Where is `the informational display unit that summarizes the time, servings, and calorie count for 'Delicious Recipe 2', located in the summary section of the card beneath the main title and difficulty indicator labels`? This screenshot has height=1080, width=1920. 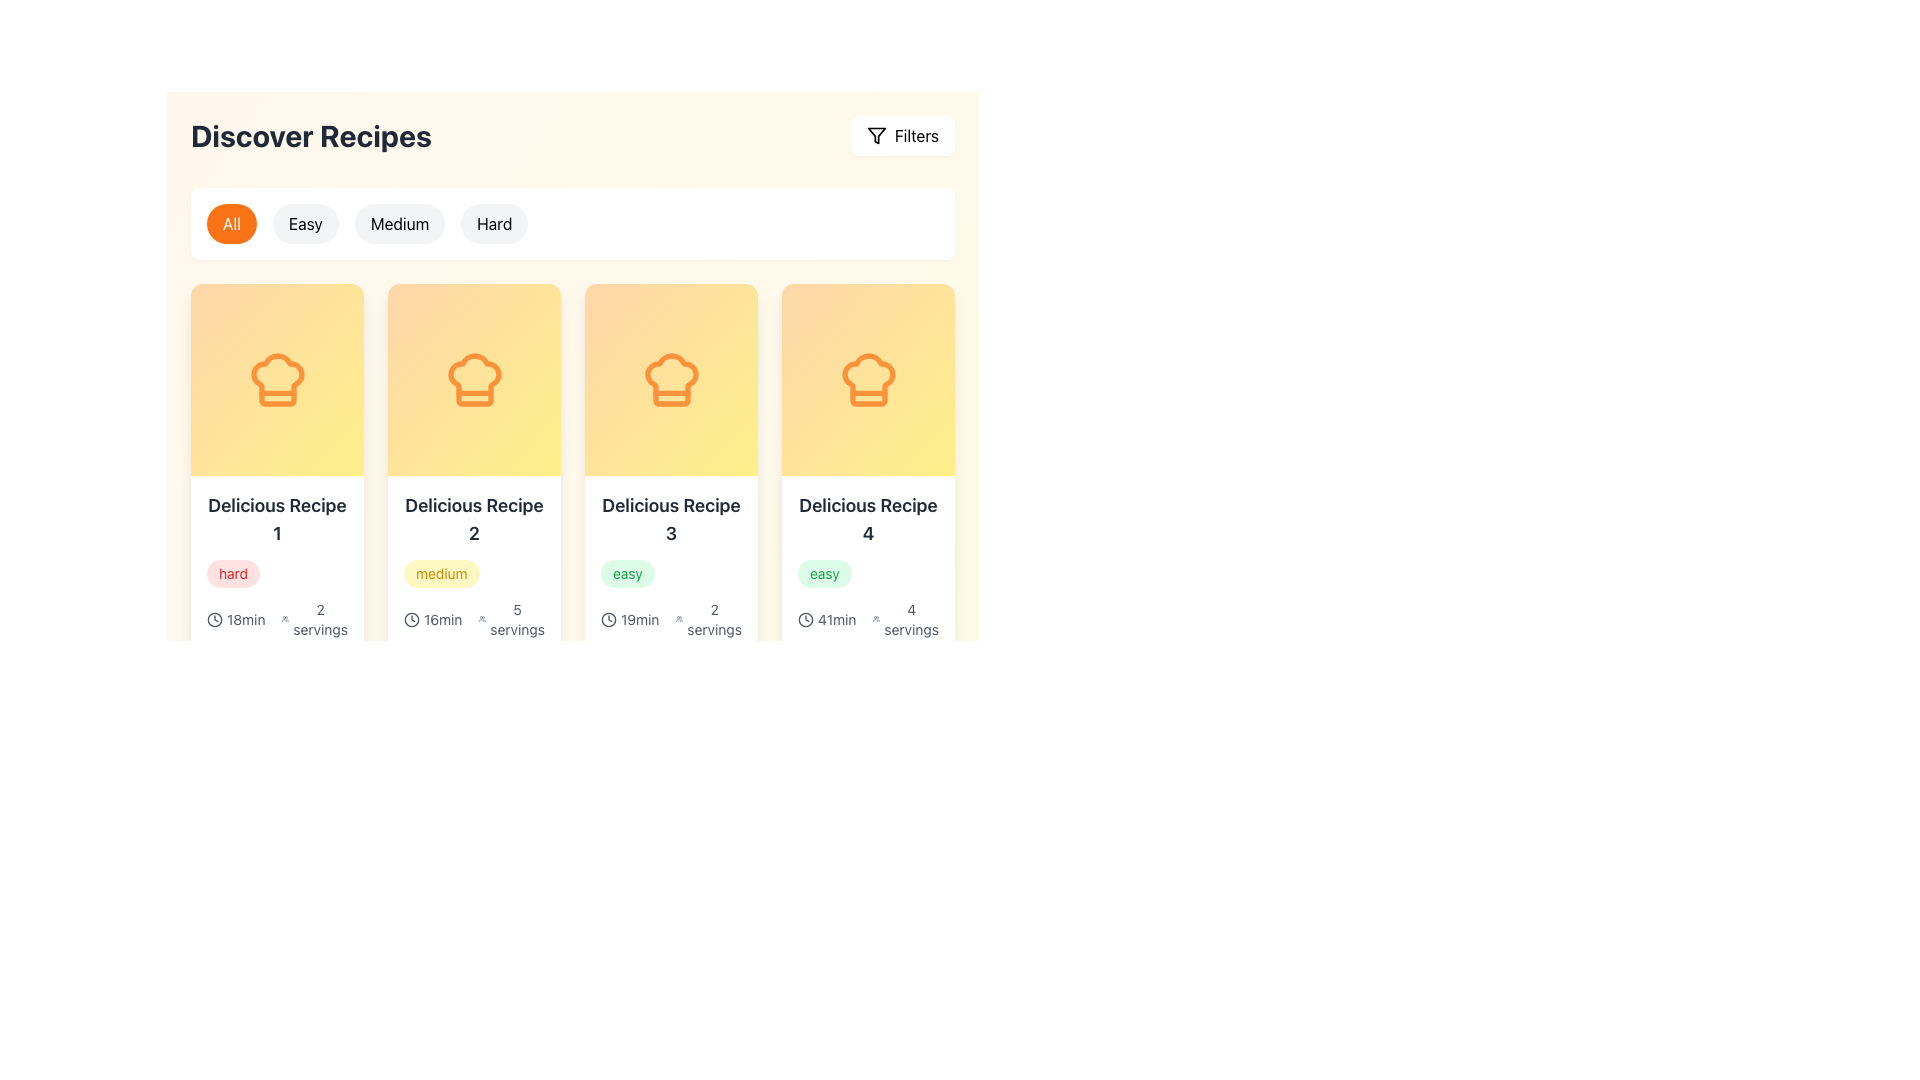 the informational display unit that summarizes the time, servings, and calorie count for 'Delicious Recipe 2', located in the summary section of the card beneath the main title and difficulty indicator labels is located at coordinates (473, 644).